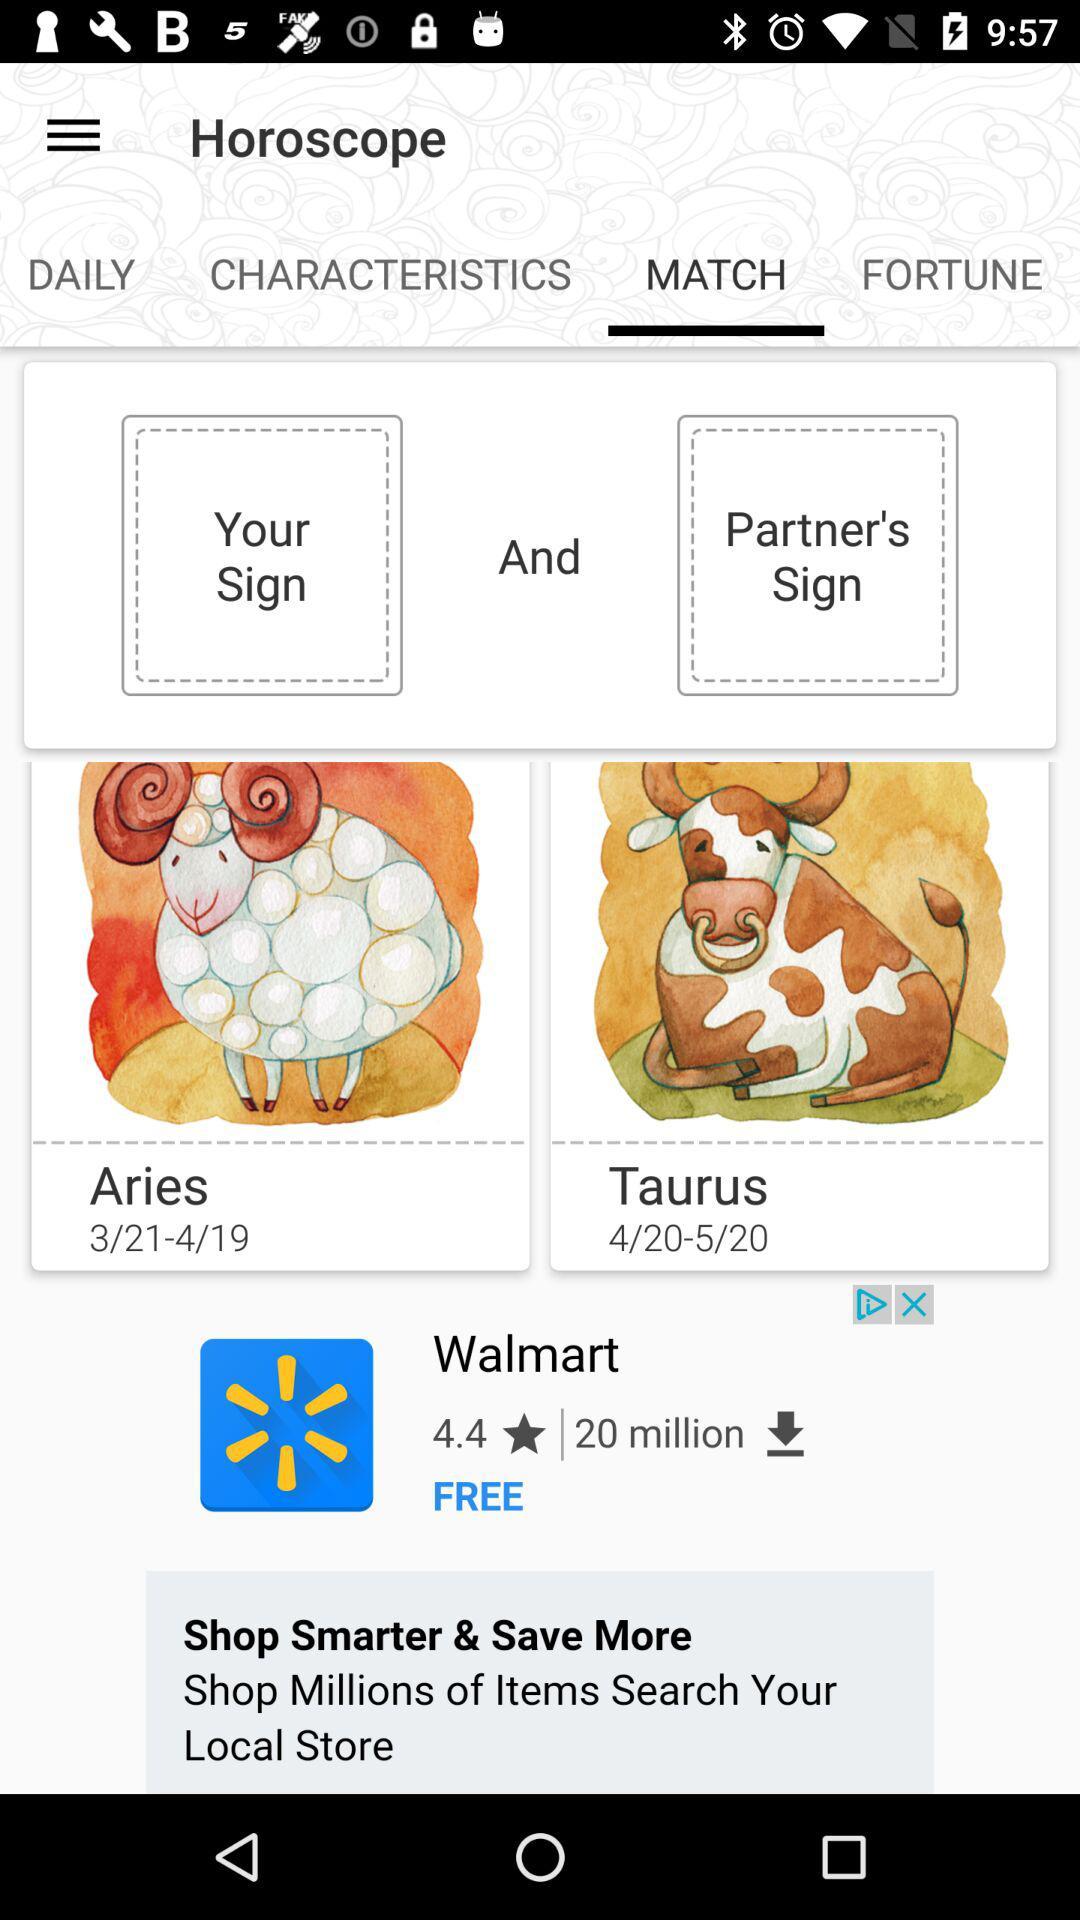 This screenshot has height=1920, width=1080. Describe the element at coordinates (798, 949) in the screenshot. I see `match button` at that location.